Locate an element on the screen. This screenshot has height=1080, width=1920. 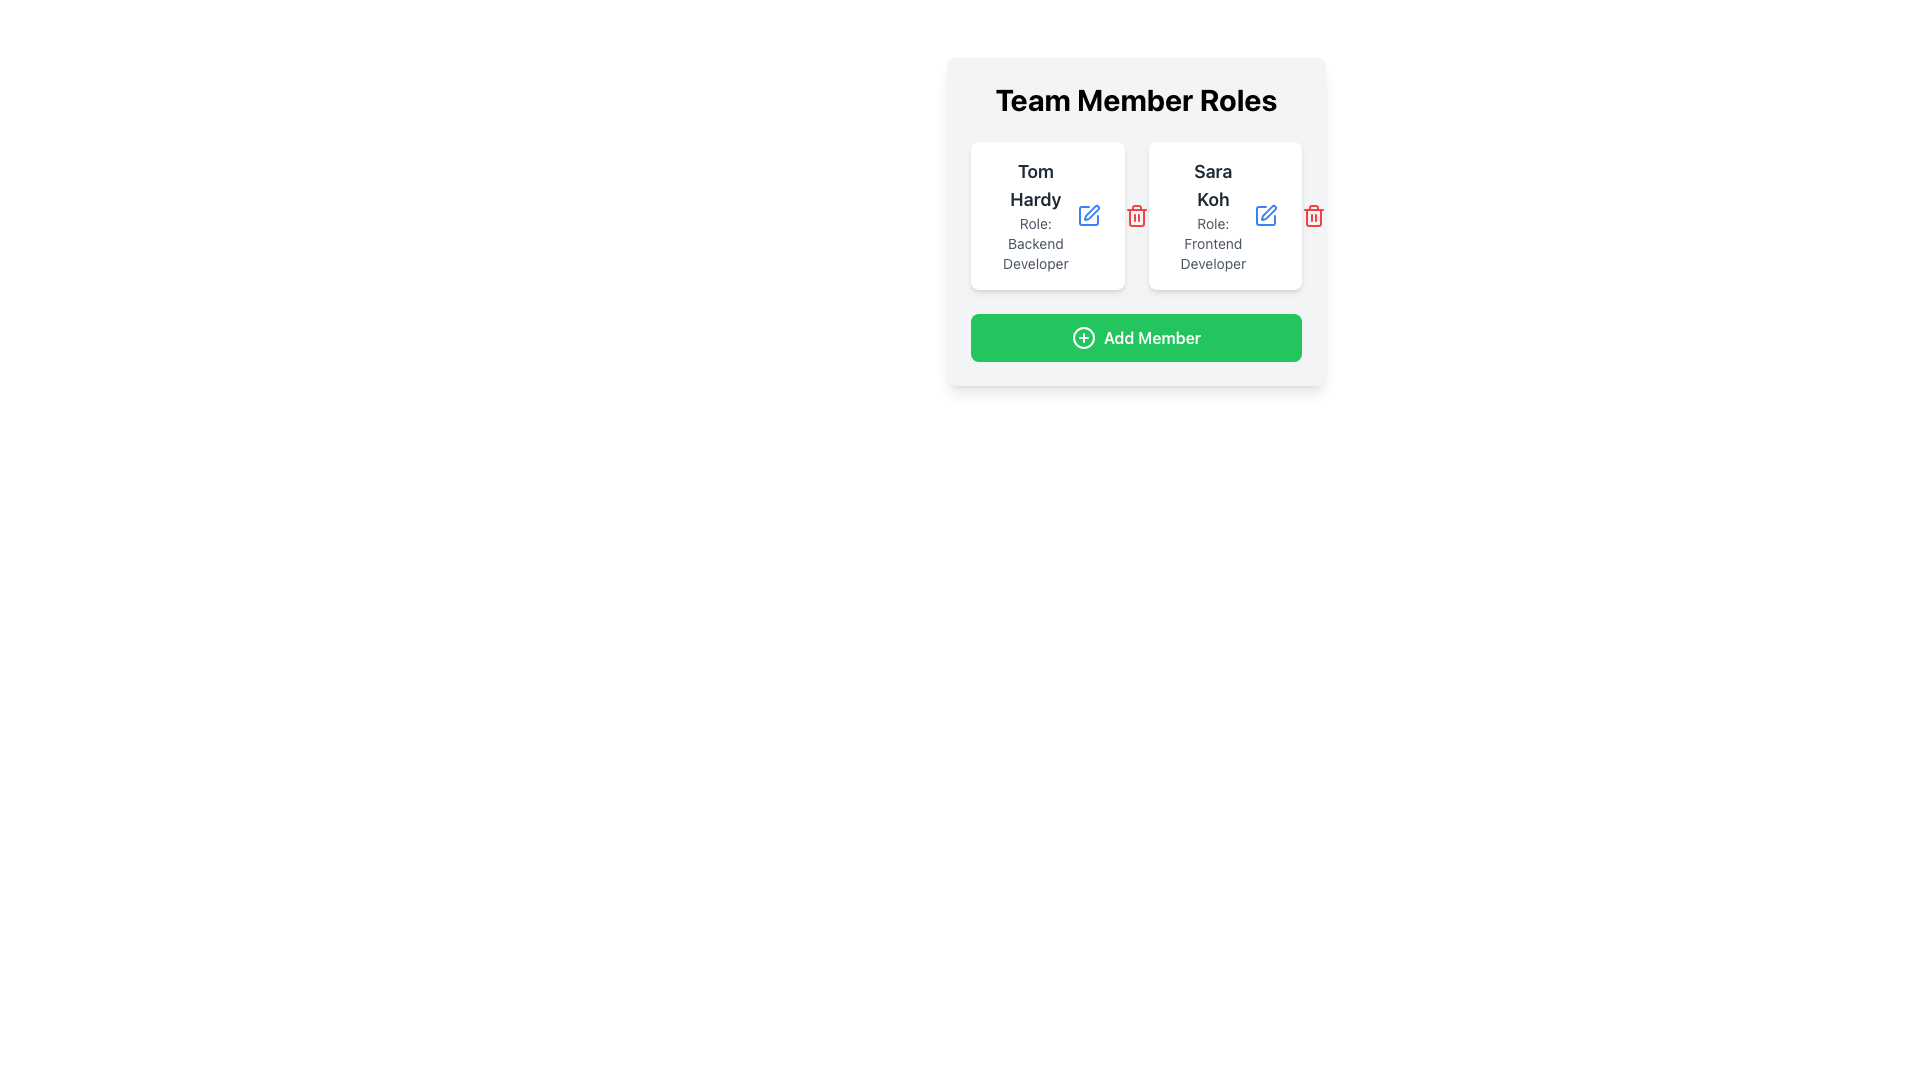
text label that describes the job or function of the team member, located beneath the name 'Sara Koh' within the card-like layout is located at coordinates (1212, 242).